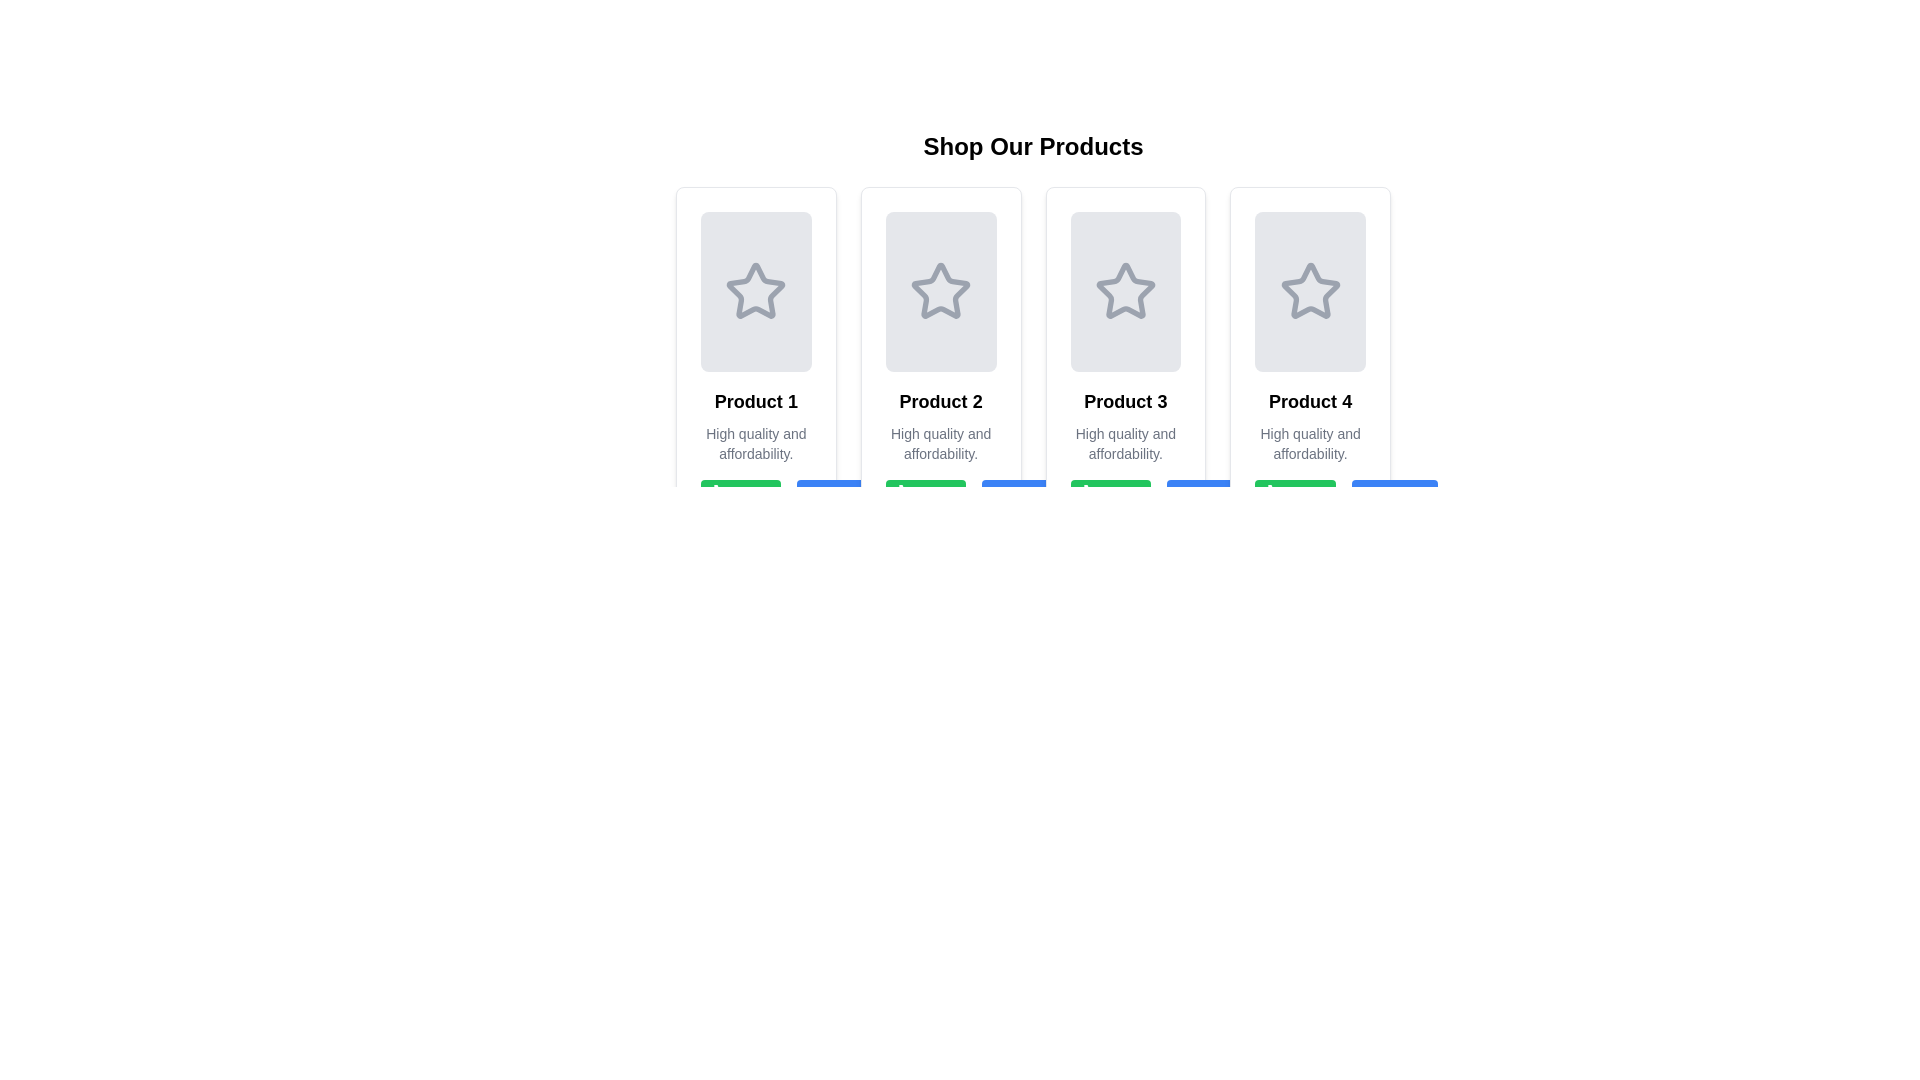 The image size is (1920, 1080). Describe the element at coordinates (940, 292) in the screenshot. I see `the star-shaped icon located in the second card under the 'Shop Our Products' heading for additional actions` at that location.